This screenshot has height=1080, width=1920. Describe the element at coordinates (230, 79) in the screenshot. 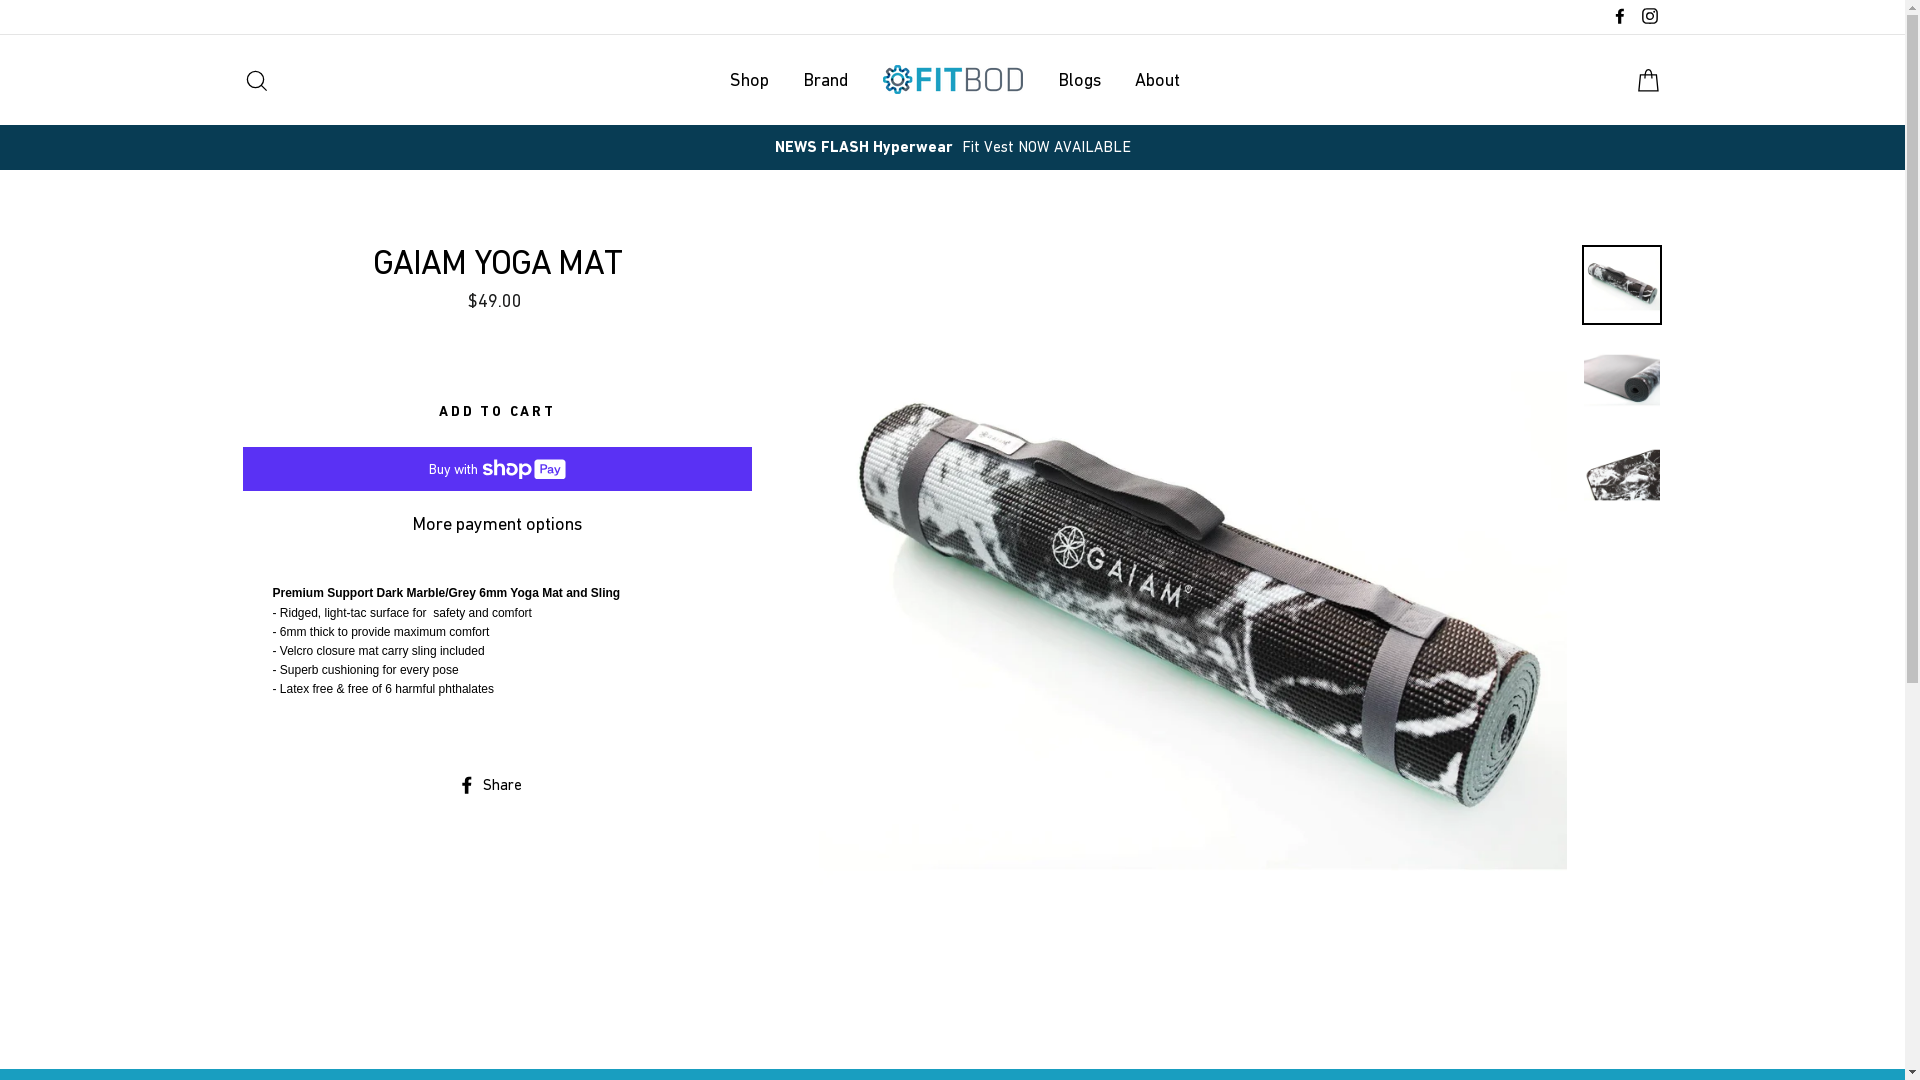

I see `'Search'` at that location.